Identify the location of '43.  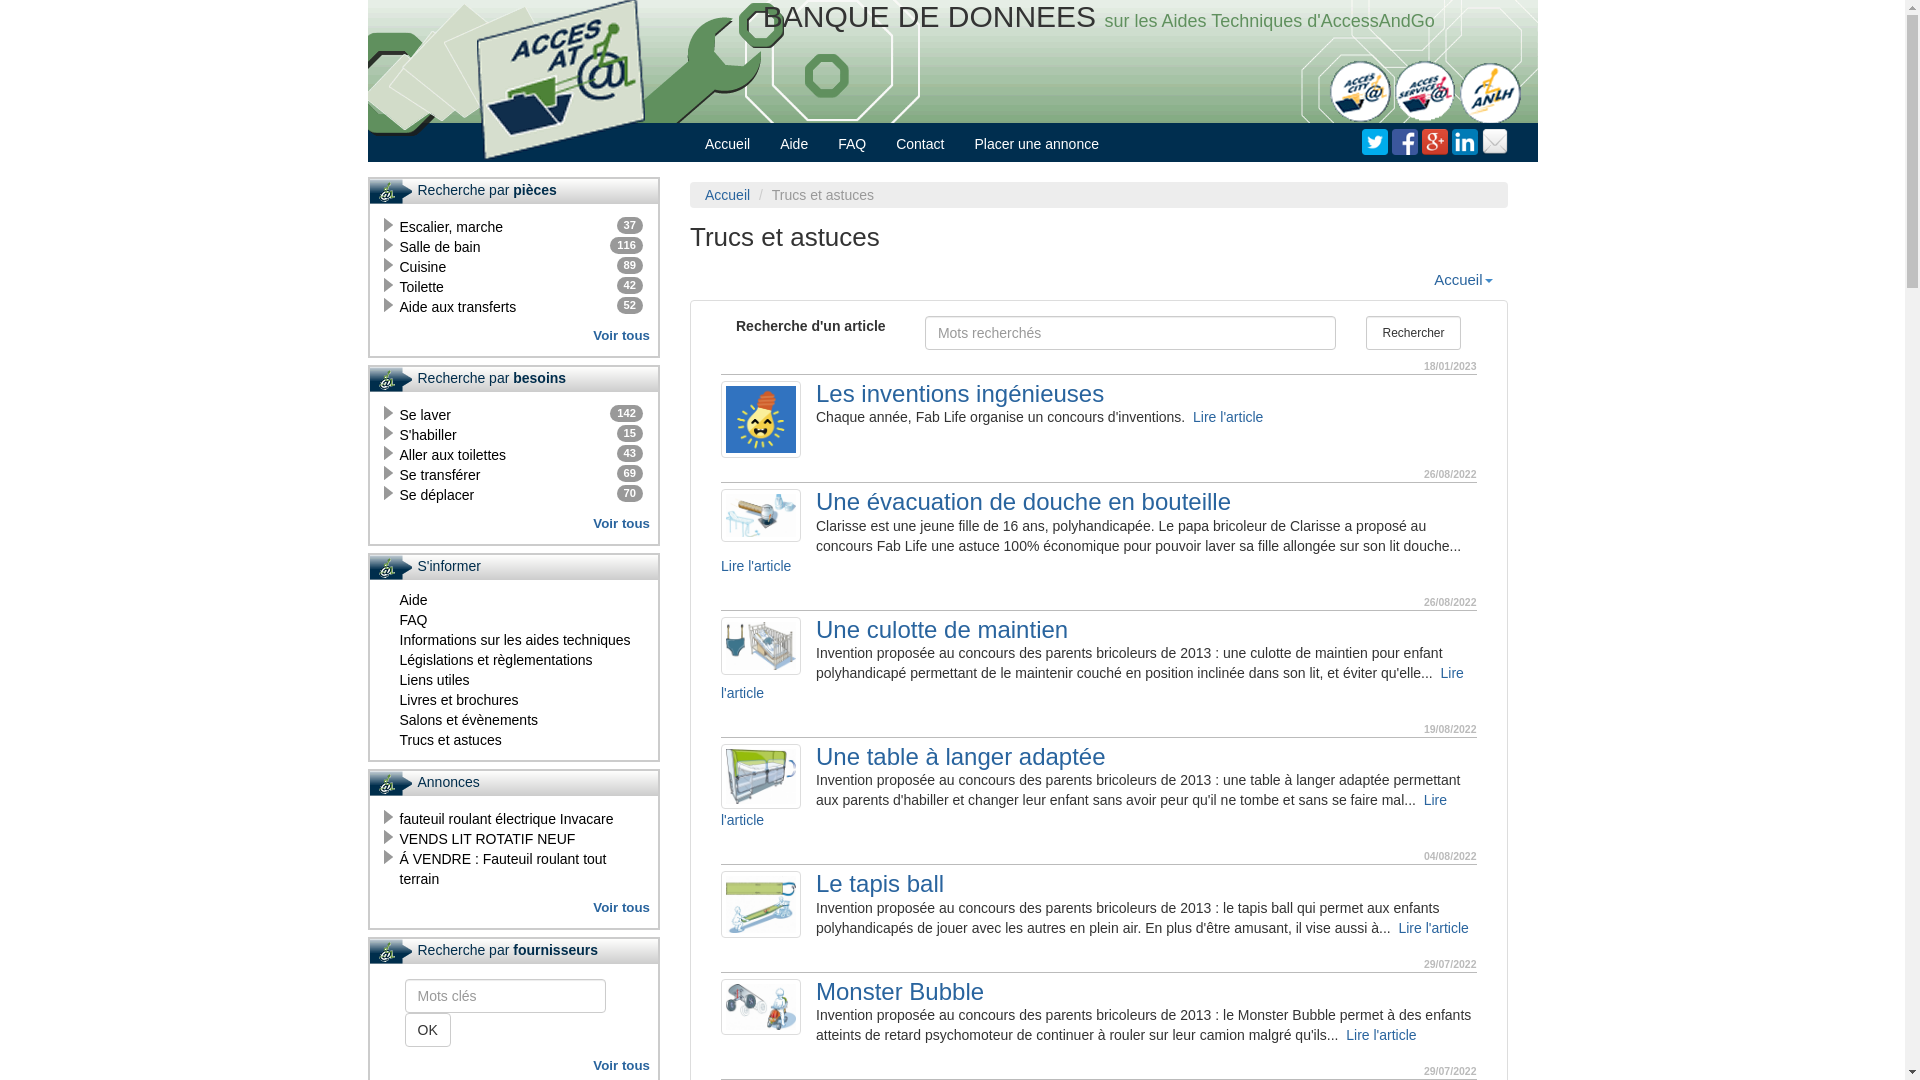
(452, 455).